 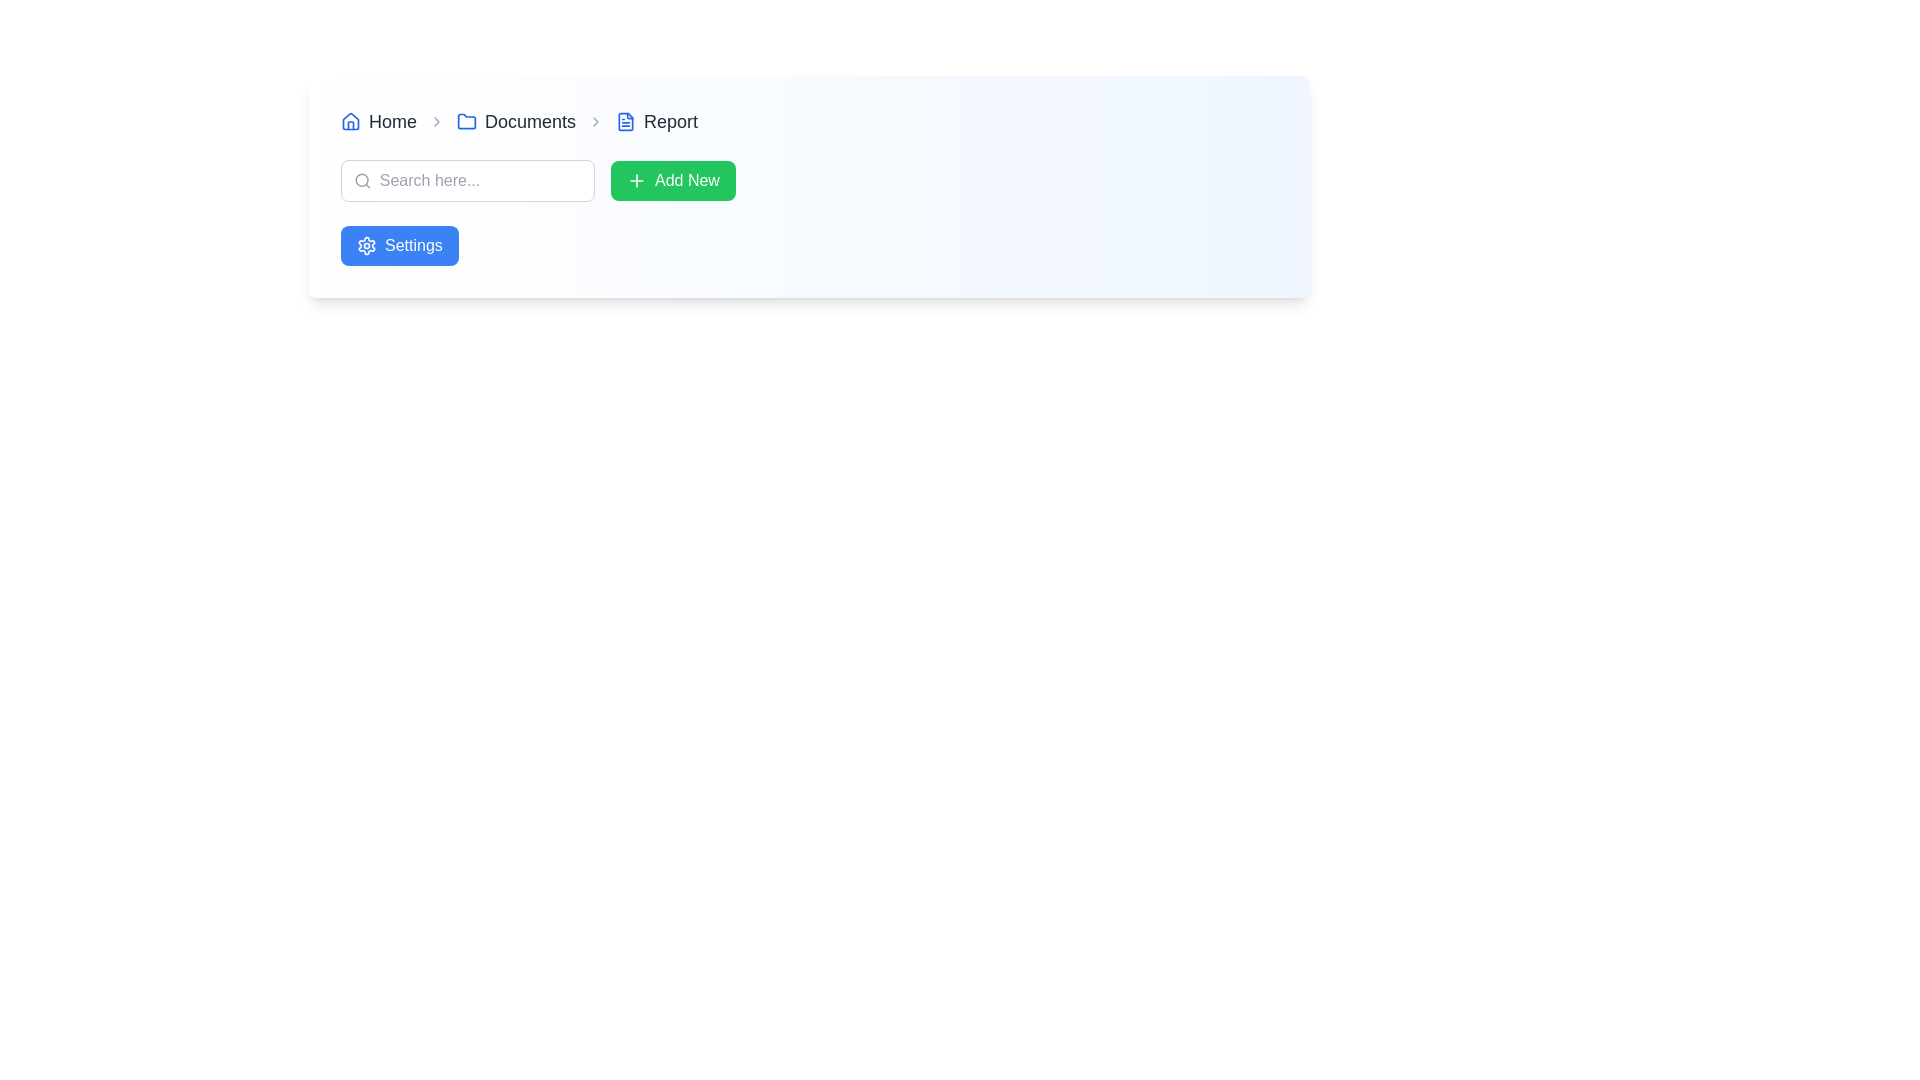 I want to click on the add new icon located within the green button labeled 'Add New' in the upper-right corner of the interface, so click(x=636, y=181).